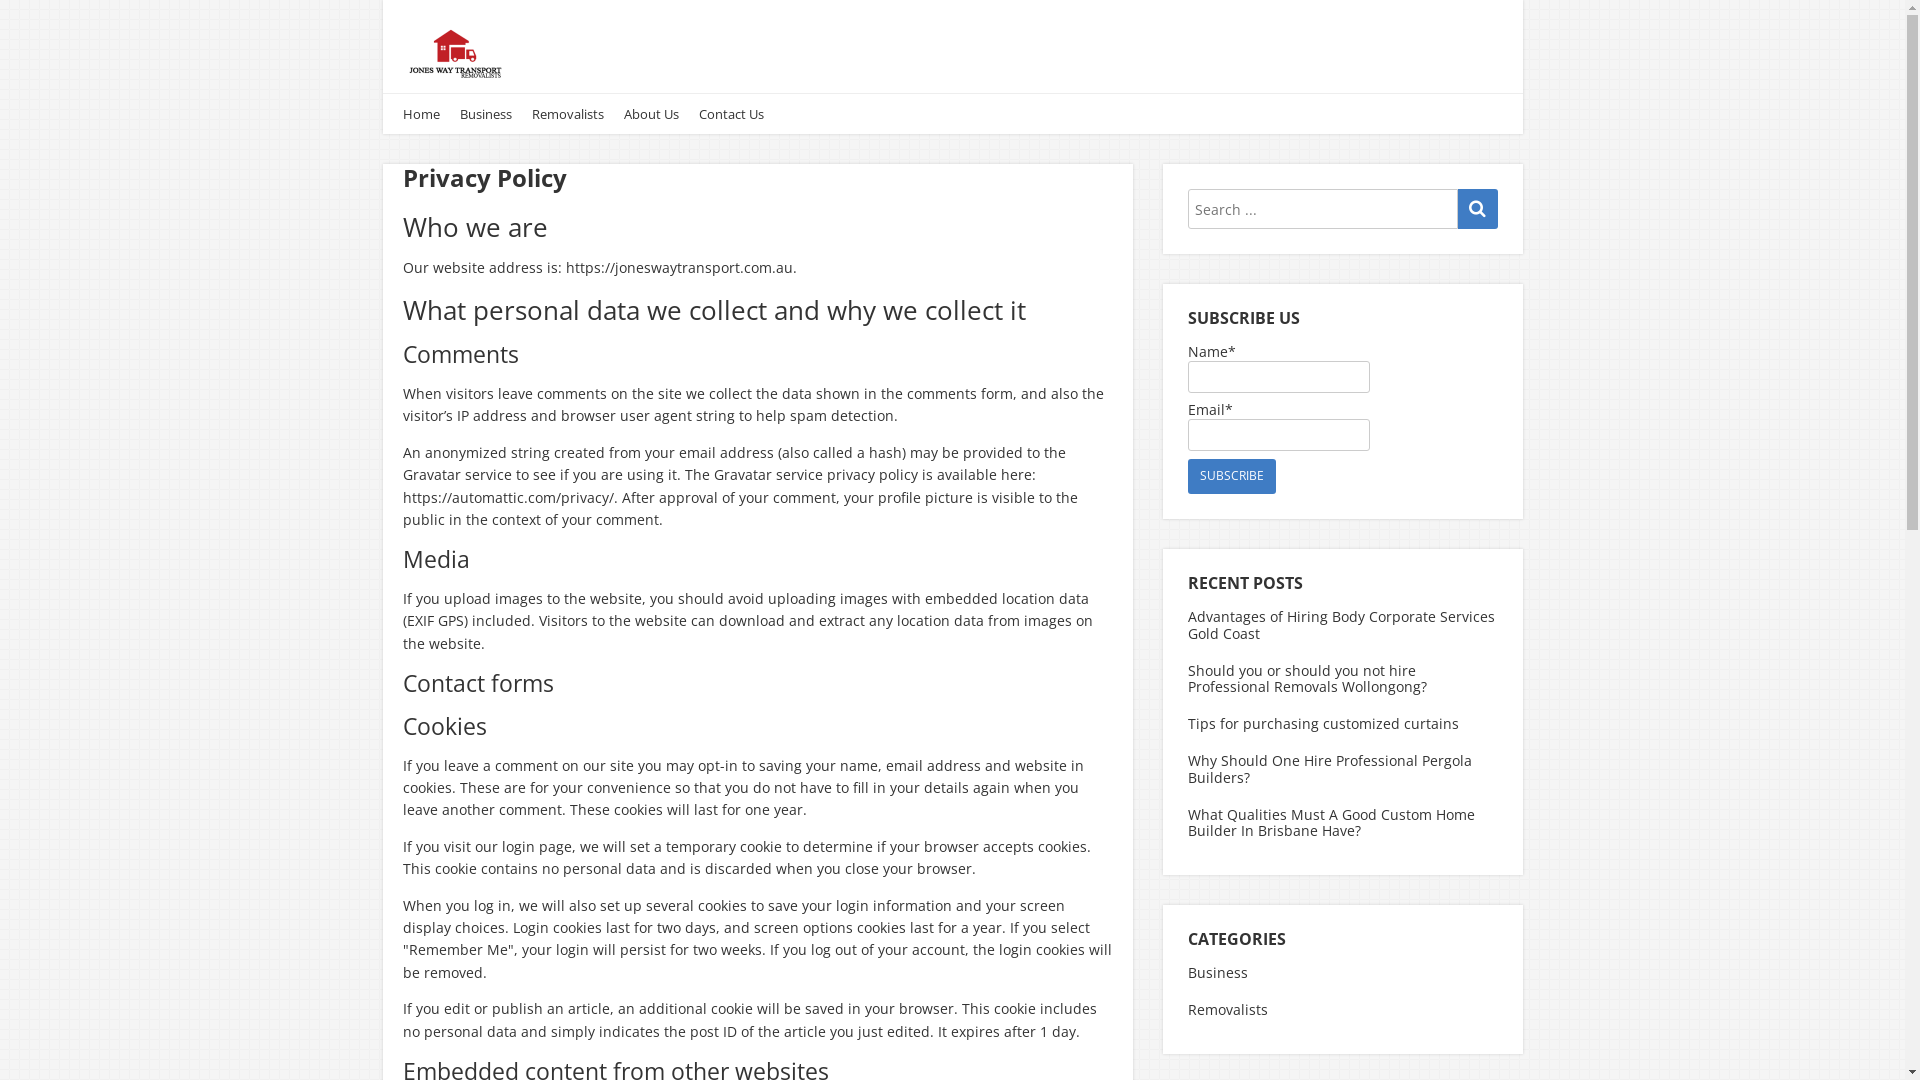 The width and height of the screenshot is (1920, 1080). What do you see at coordinates (729, 114) in the screenshot?
I see `'Contact Us'` at bounding box center [729, 114].